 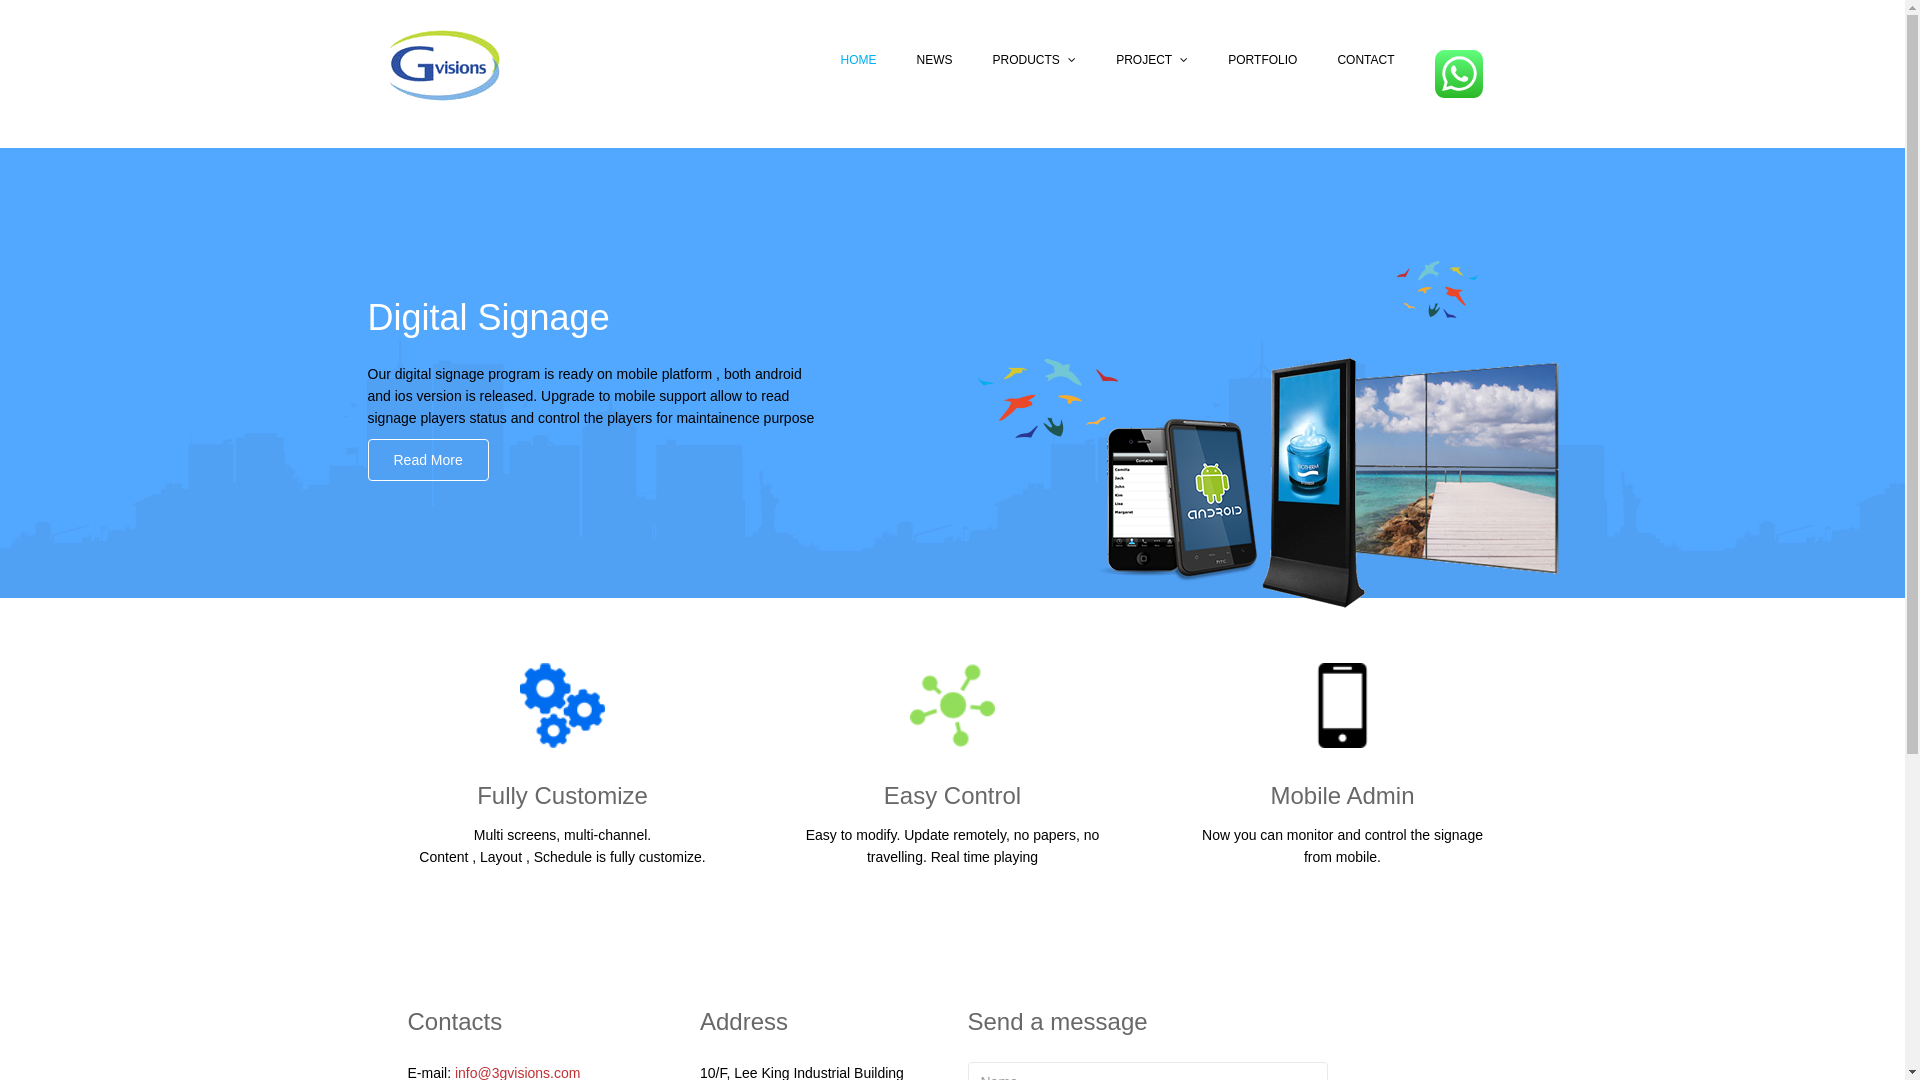 I want to click on 'Read More', so click(x=427, y=459).